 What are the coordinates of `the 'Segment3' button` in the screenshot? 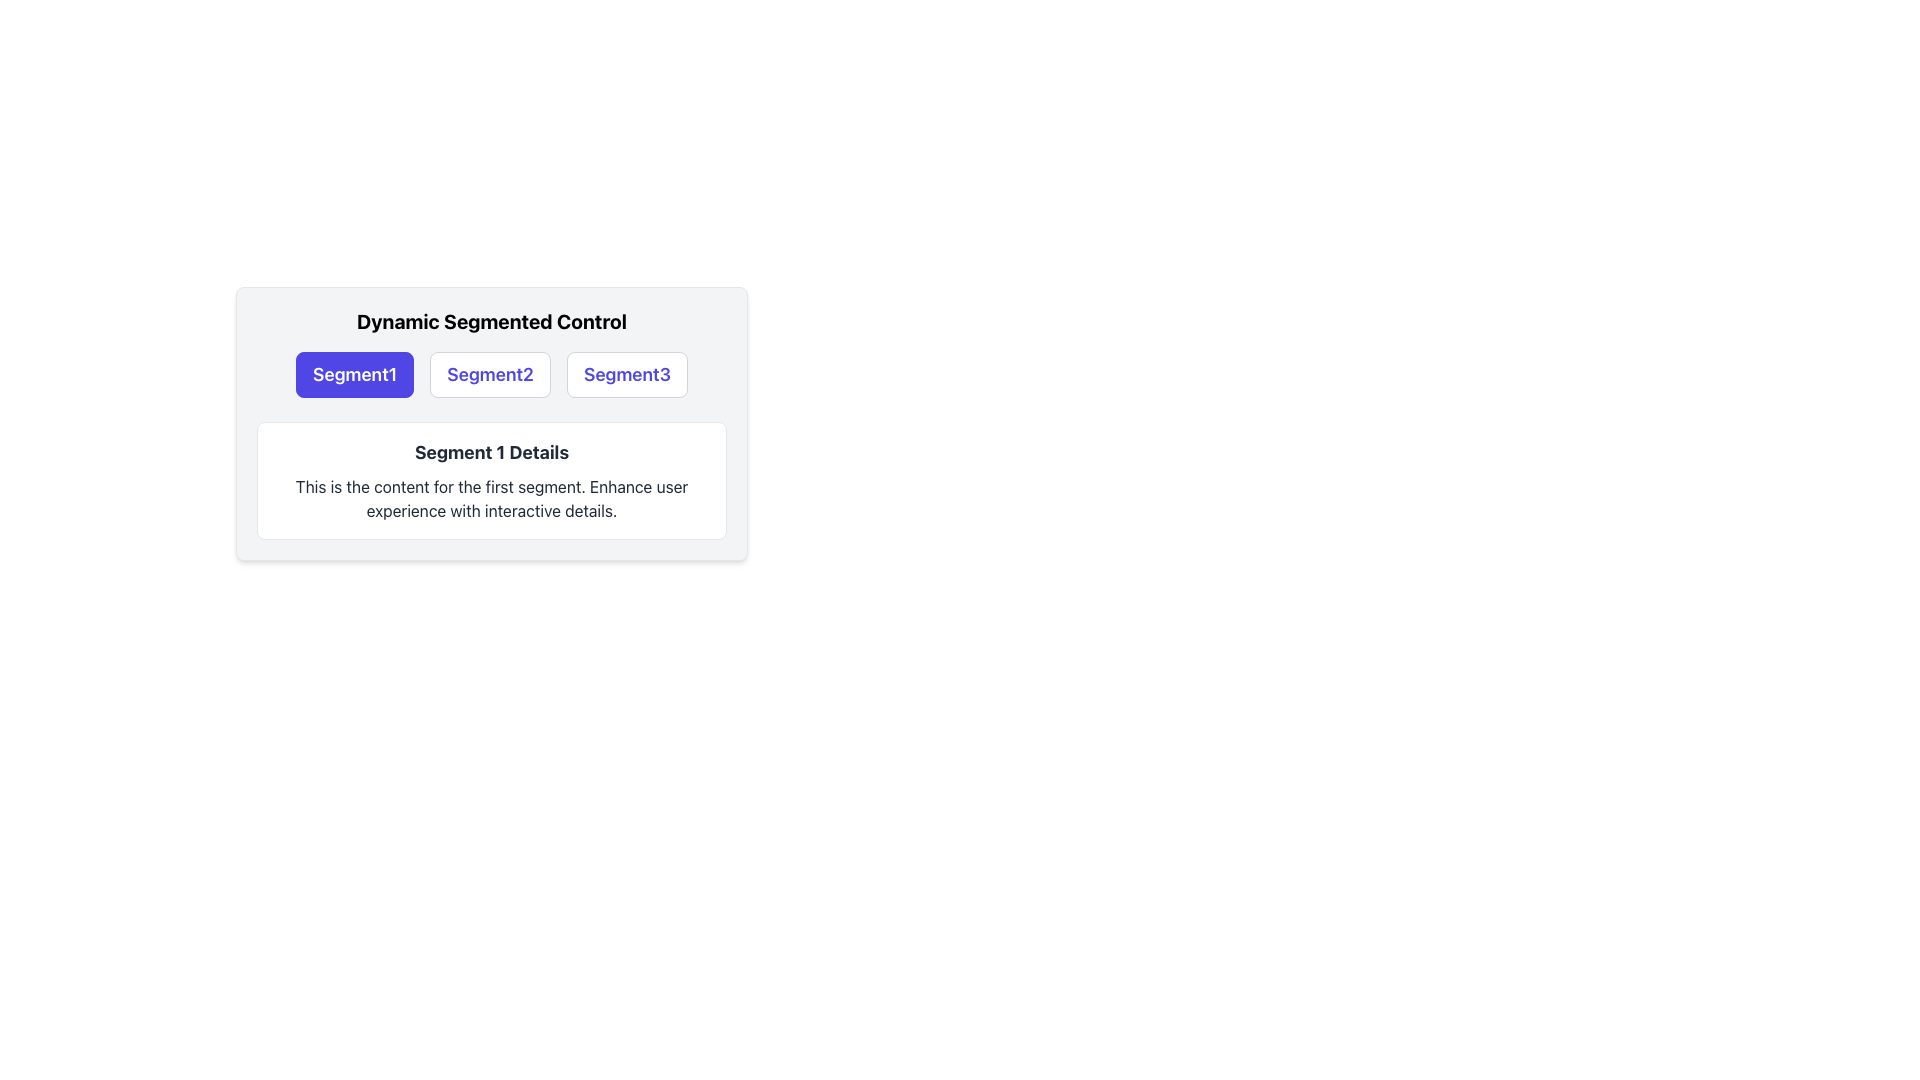 It's located at (626, 374).